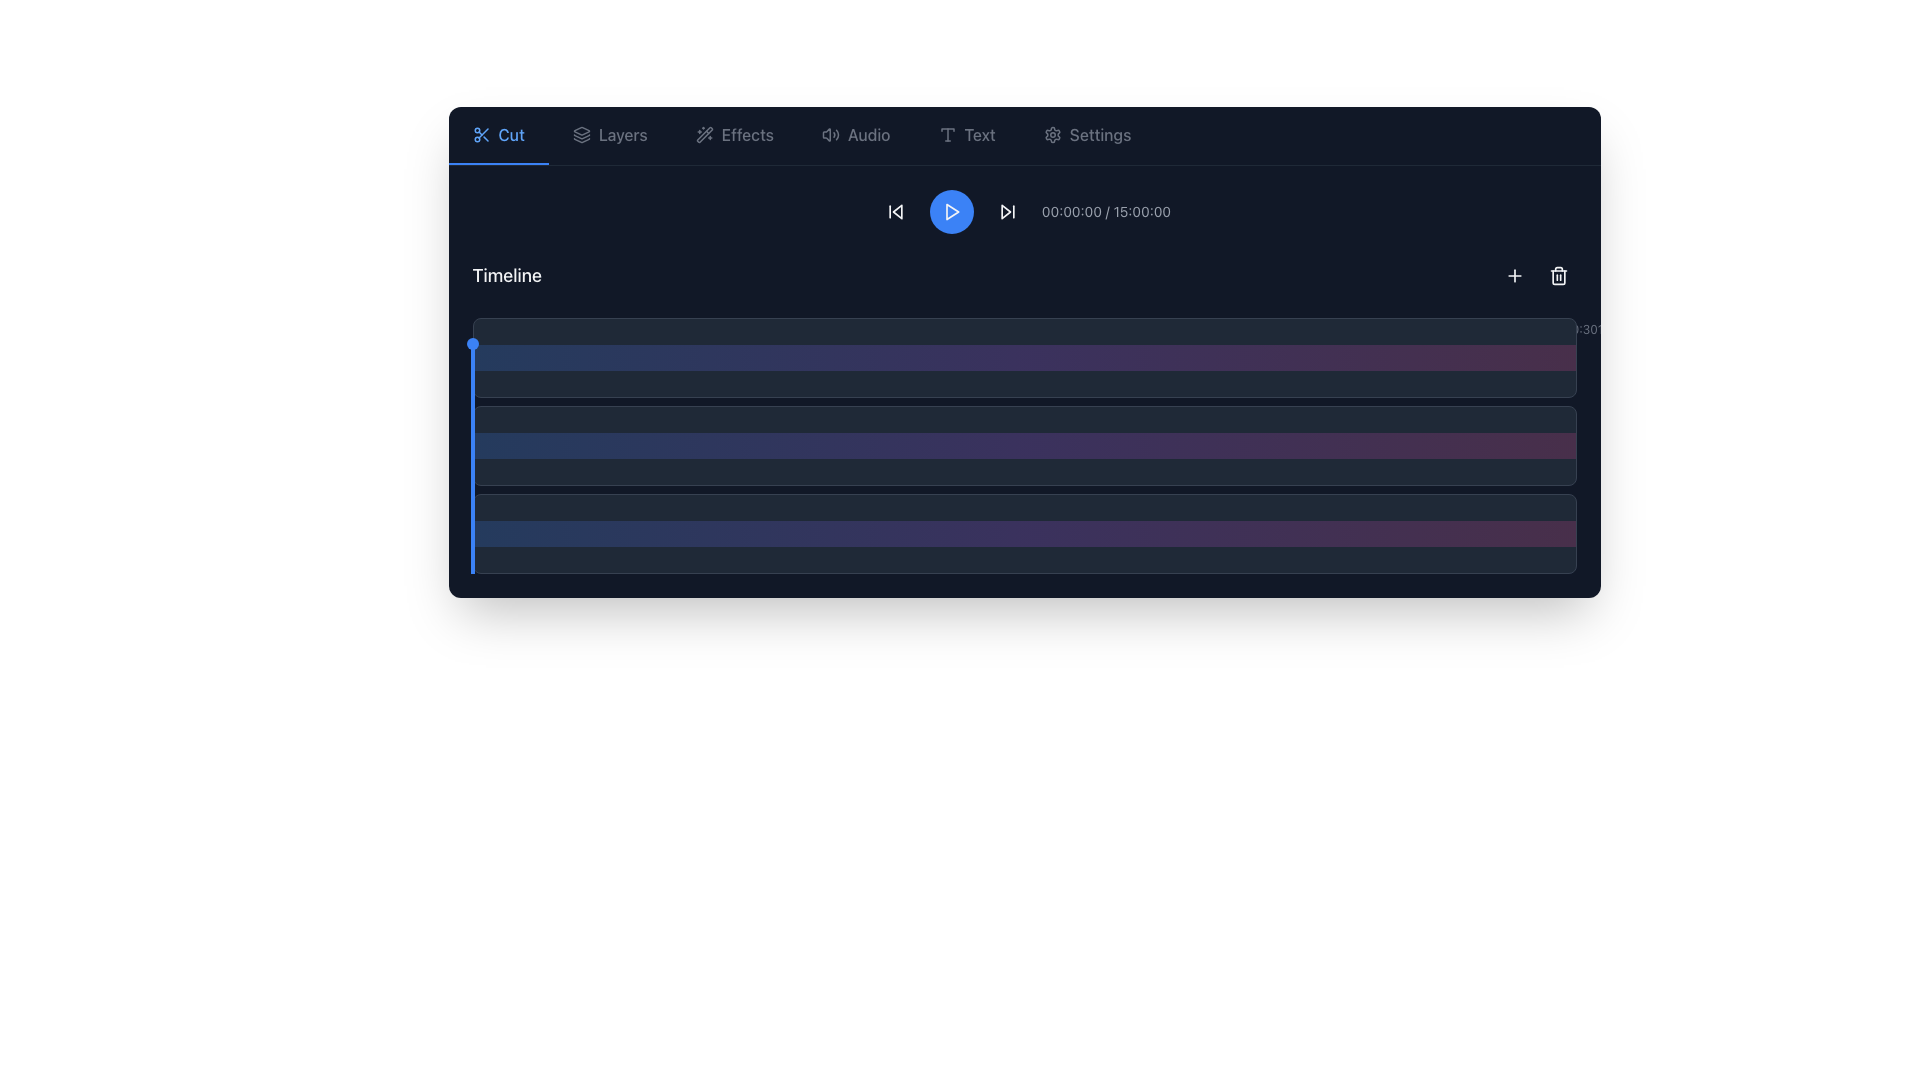 This screenshot has height=1080, width=1920. What do you see at coordinates (733, 135) in the screenshot?
I see `the 'Effects' button with a wand icon in the dark navigation bar` at bounding box center [733, 135].